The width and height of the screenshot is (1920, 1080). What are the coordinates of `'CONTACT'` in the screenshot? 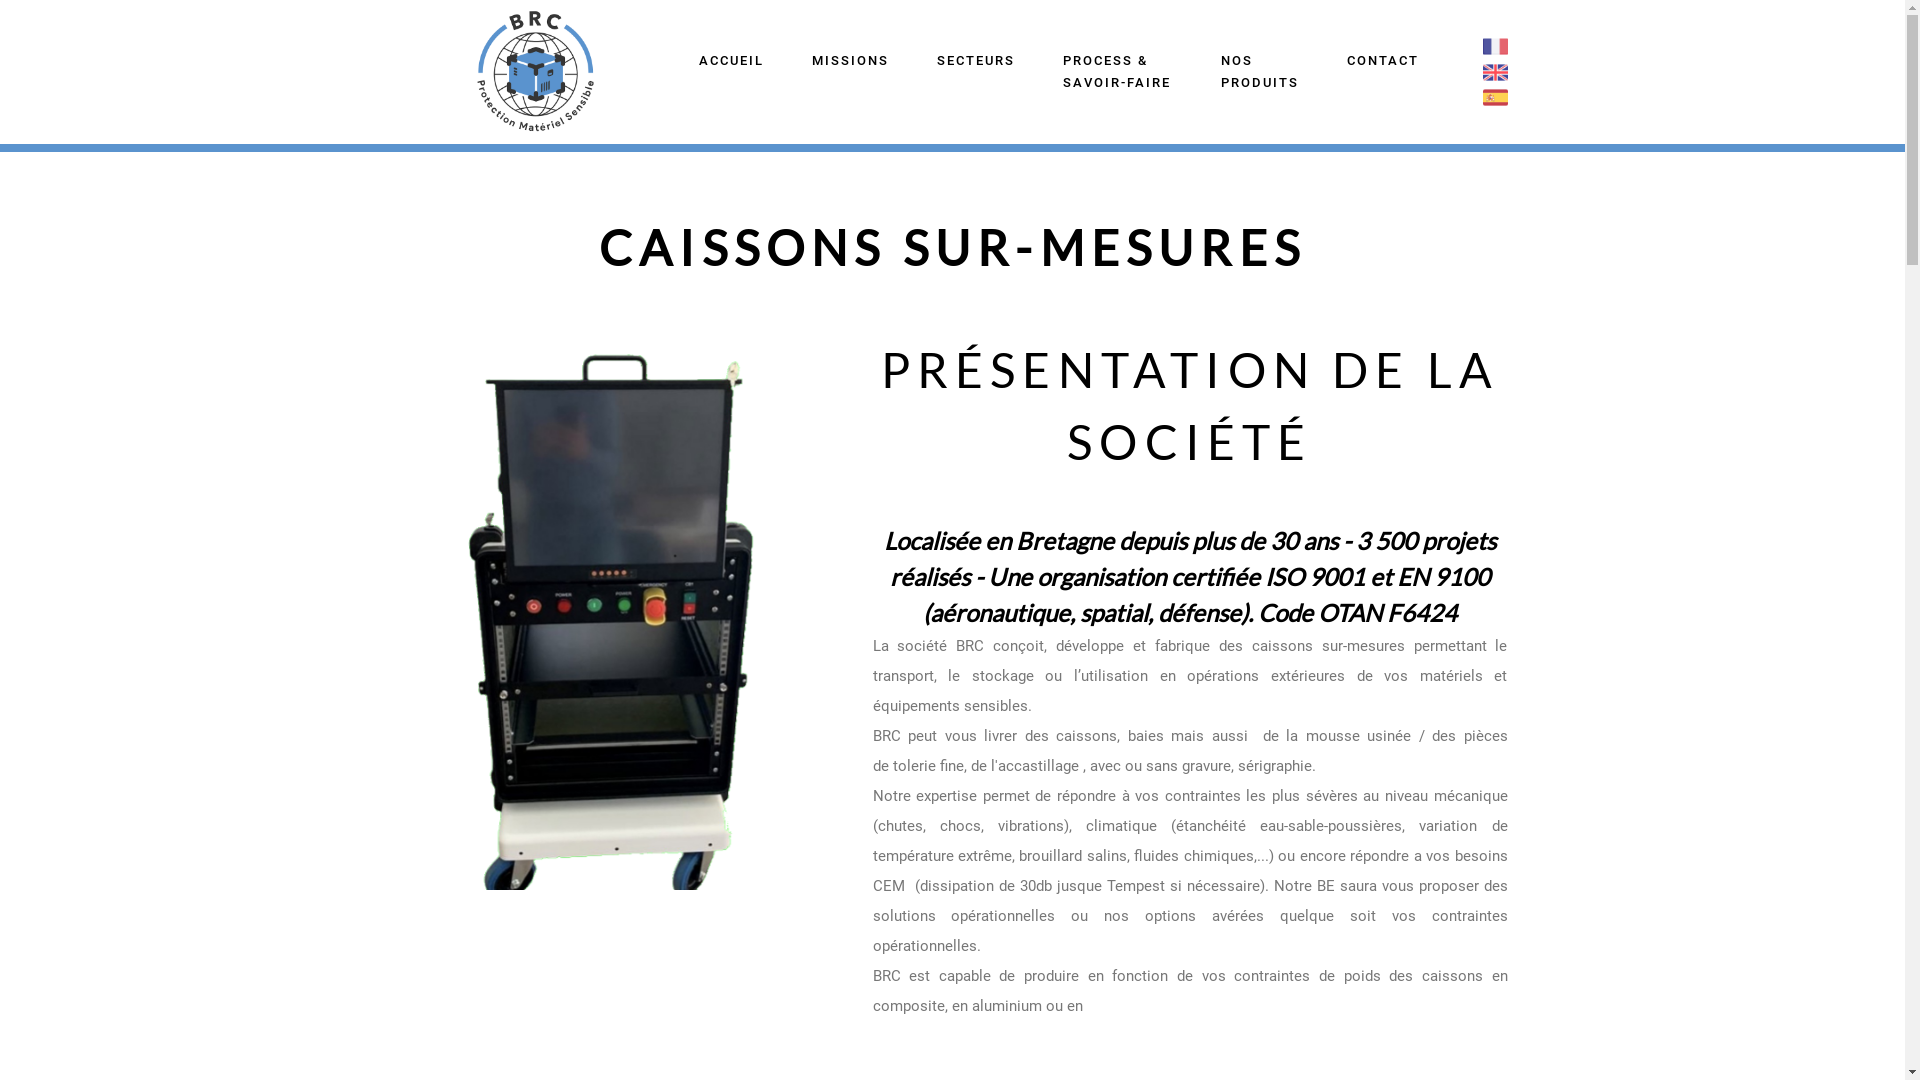 It's located at (1381, 60).